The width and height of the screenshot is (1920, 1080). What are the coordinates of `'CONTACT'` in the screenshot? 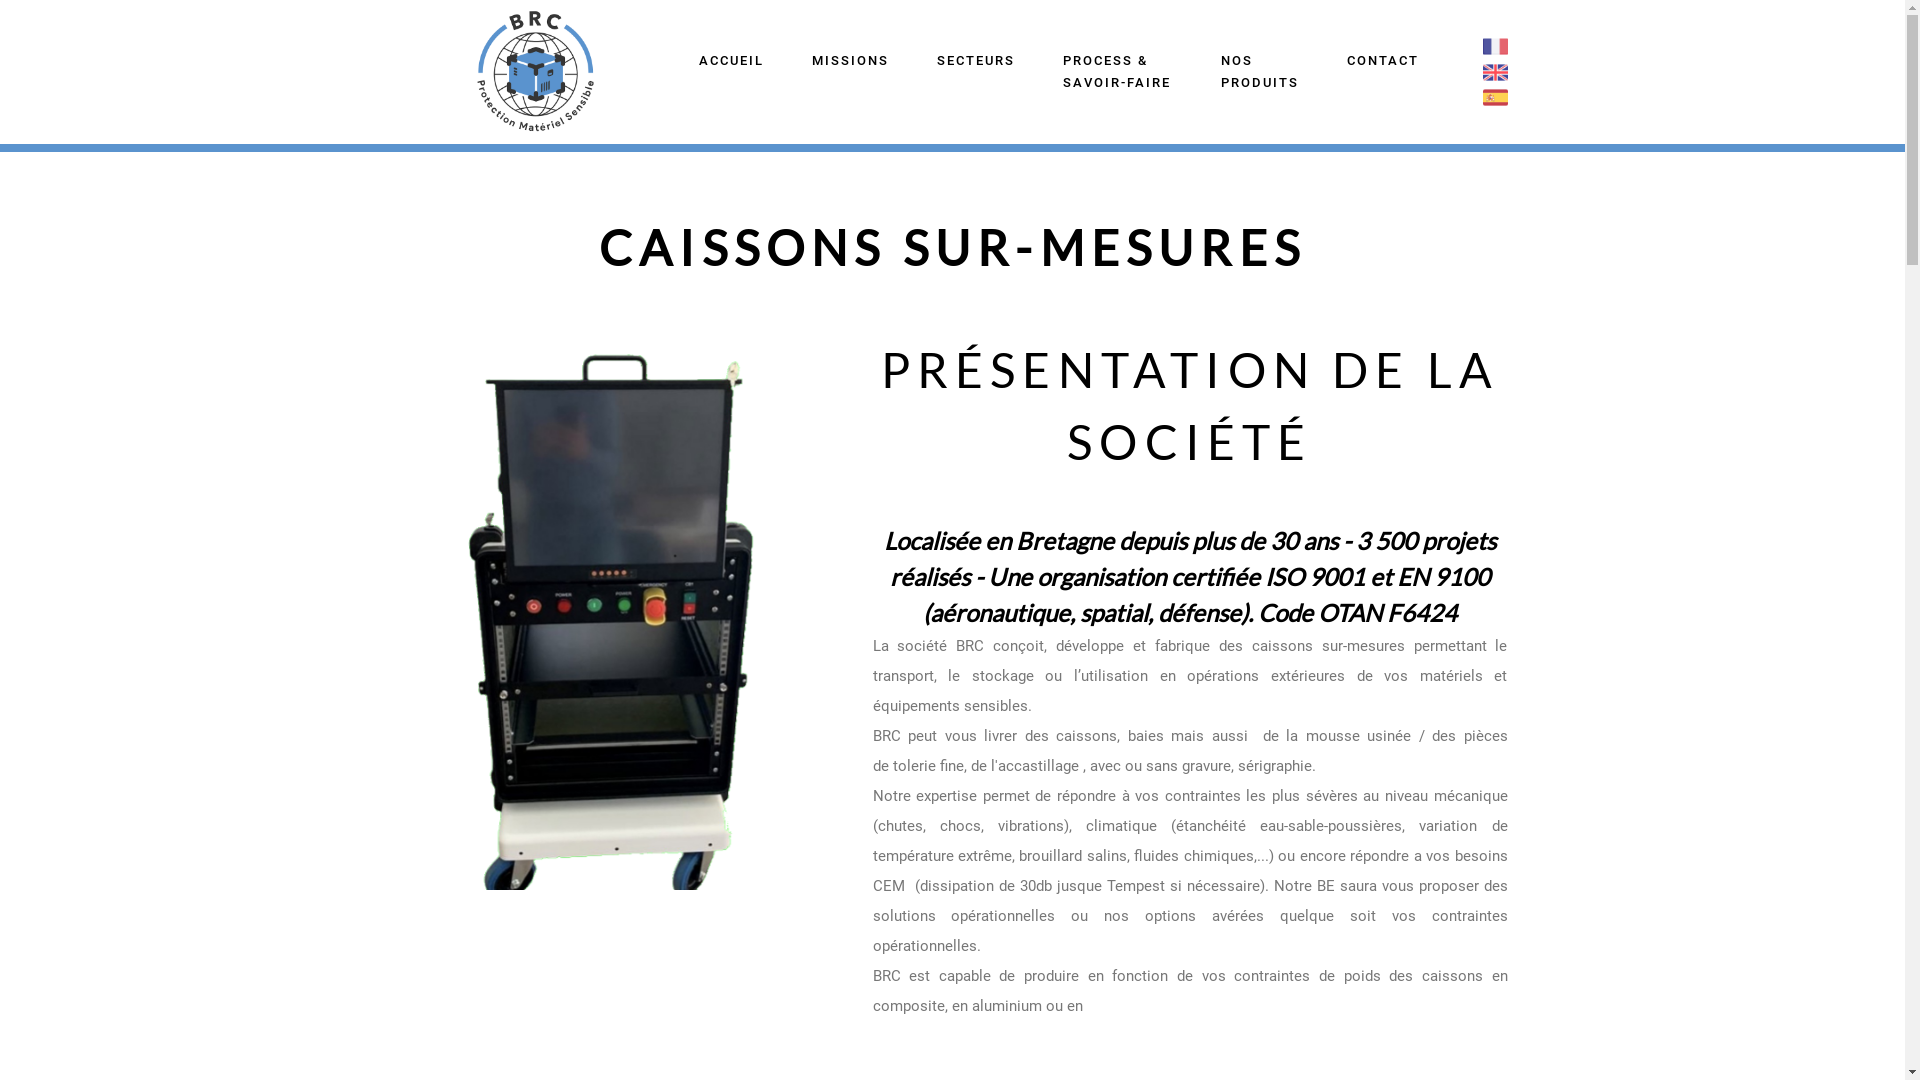 It's located at (1381, 60).